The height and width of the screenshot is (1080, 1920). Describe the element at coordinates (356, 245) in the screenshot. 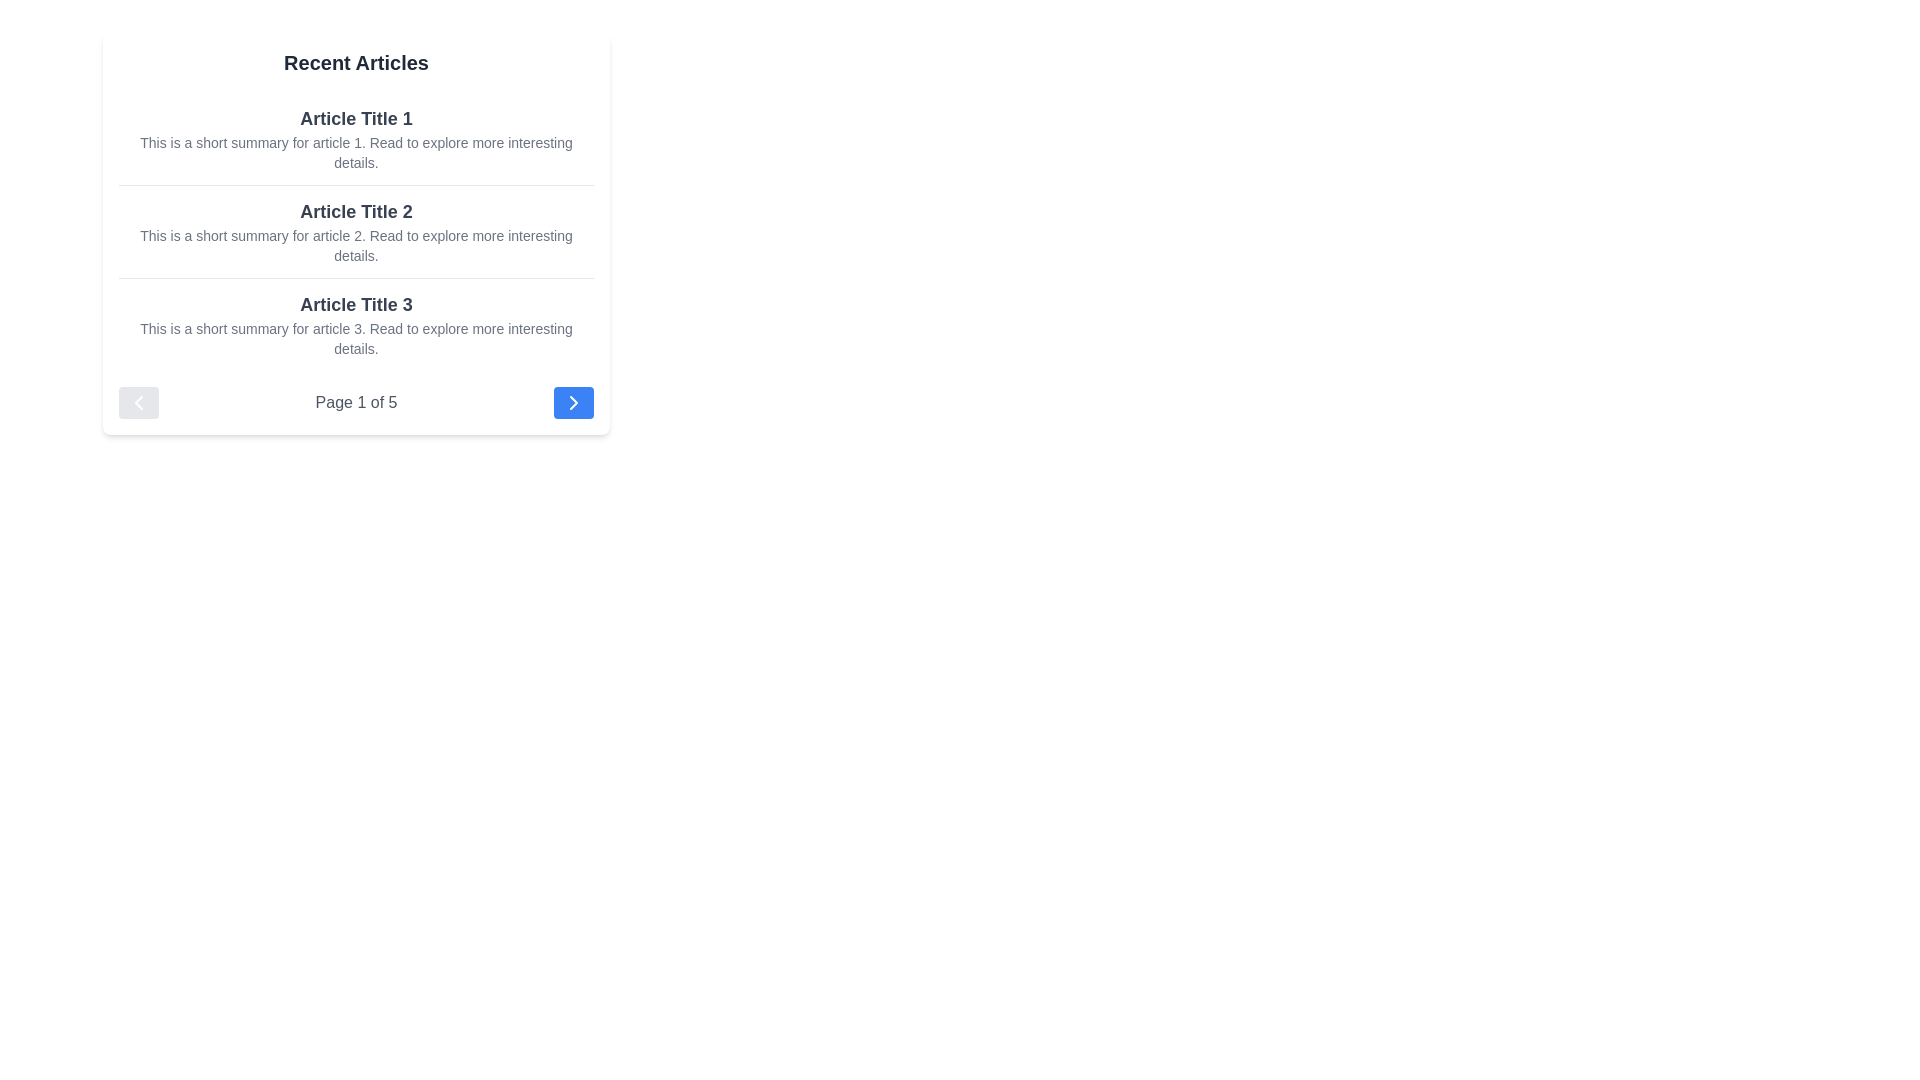

I see `the text content styled with a smaller font size and gray color that presents the summary: 'This is a short summary for article 2.' located below the title 'Article Title 2' in the 'Recent Articles' section` at that location.